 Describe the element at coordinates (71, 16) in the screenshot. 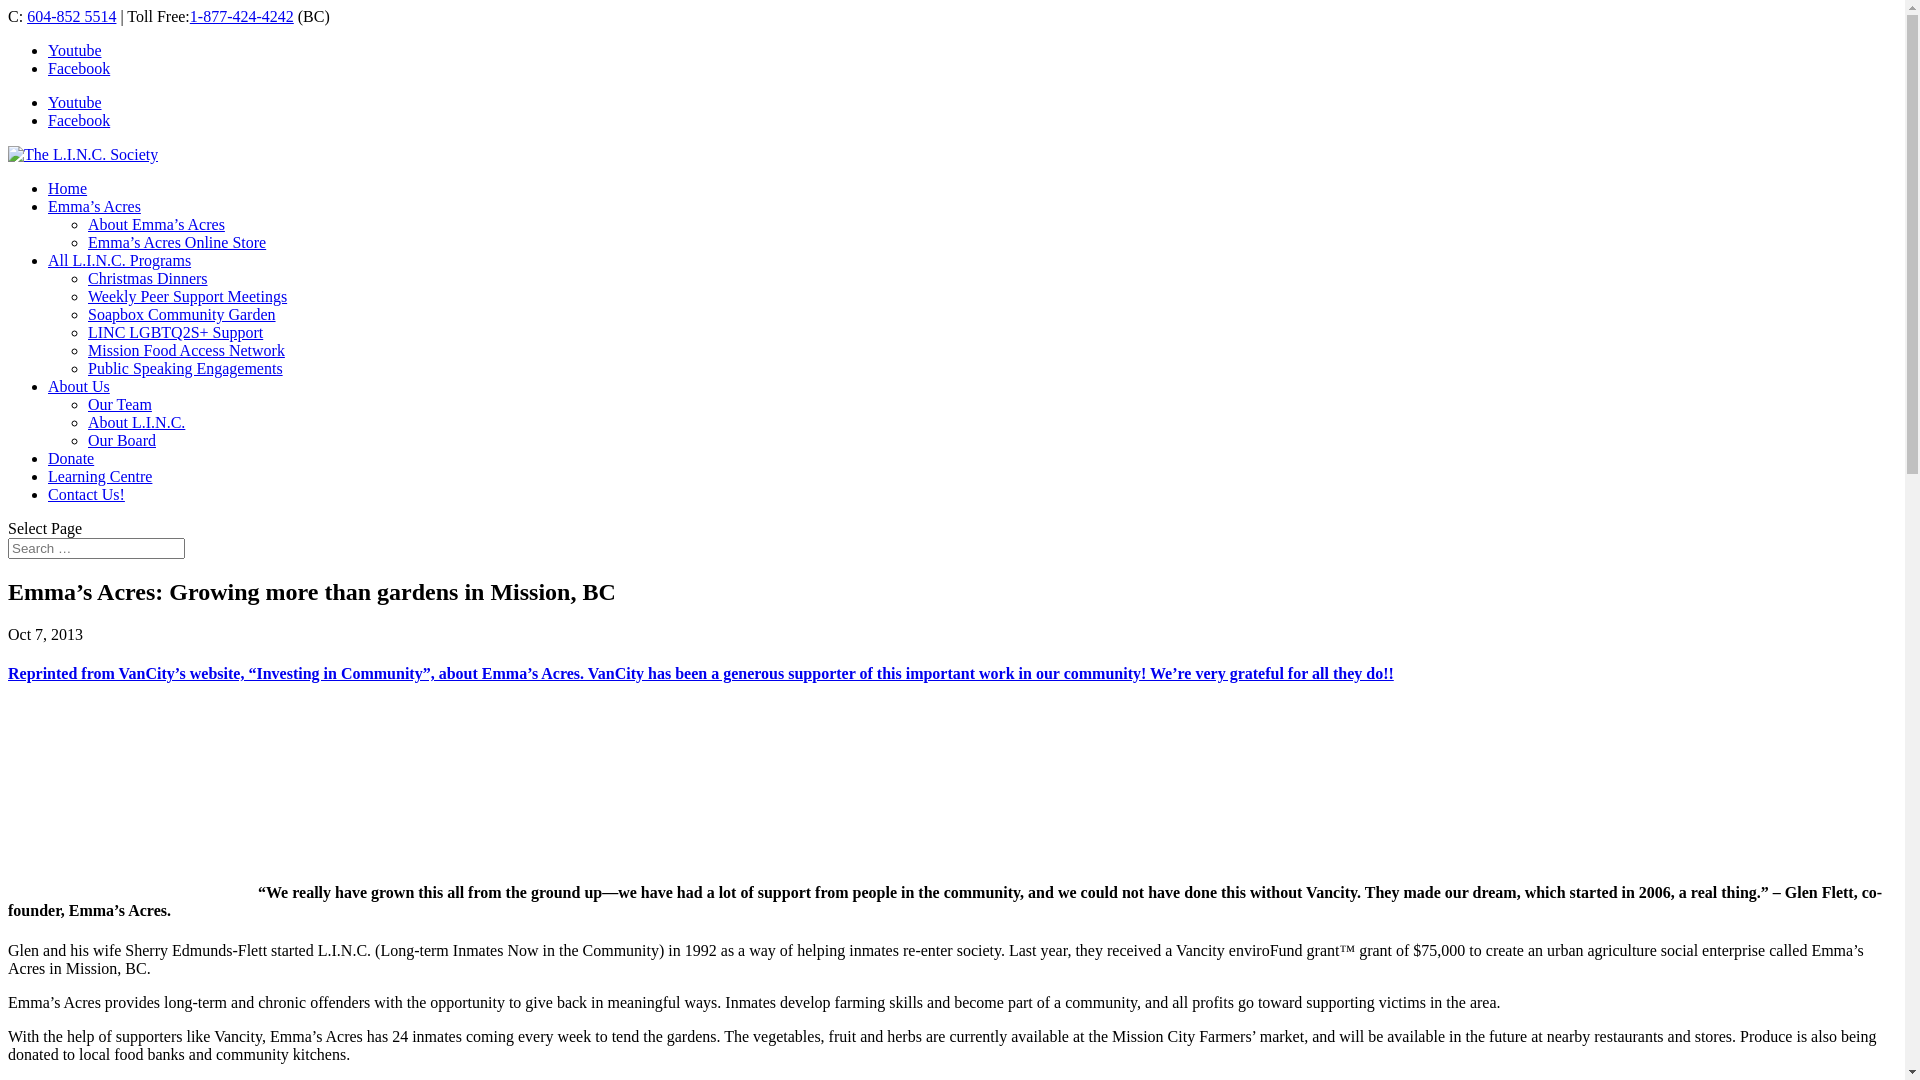

I see `'604-852 5514'` at that location.